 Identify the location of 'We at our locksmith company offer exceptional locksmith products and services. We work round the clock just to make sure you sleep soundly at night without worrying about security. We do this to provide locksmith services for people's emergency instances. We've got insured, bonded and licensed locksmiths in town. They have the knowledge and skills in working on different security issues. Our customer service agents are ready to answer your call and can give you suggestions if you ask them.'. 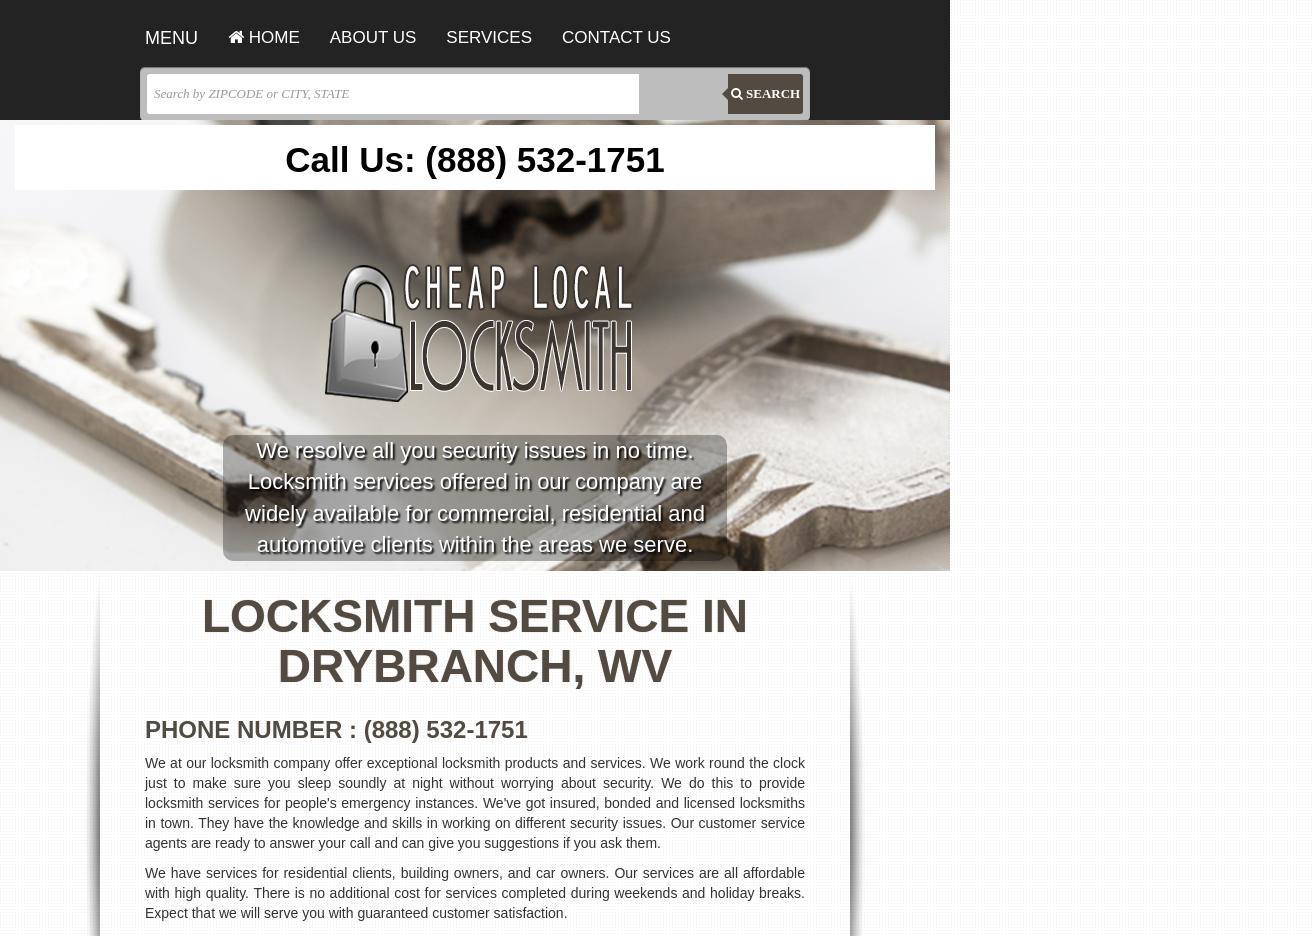
(474, 801).